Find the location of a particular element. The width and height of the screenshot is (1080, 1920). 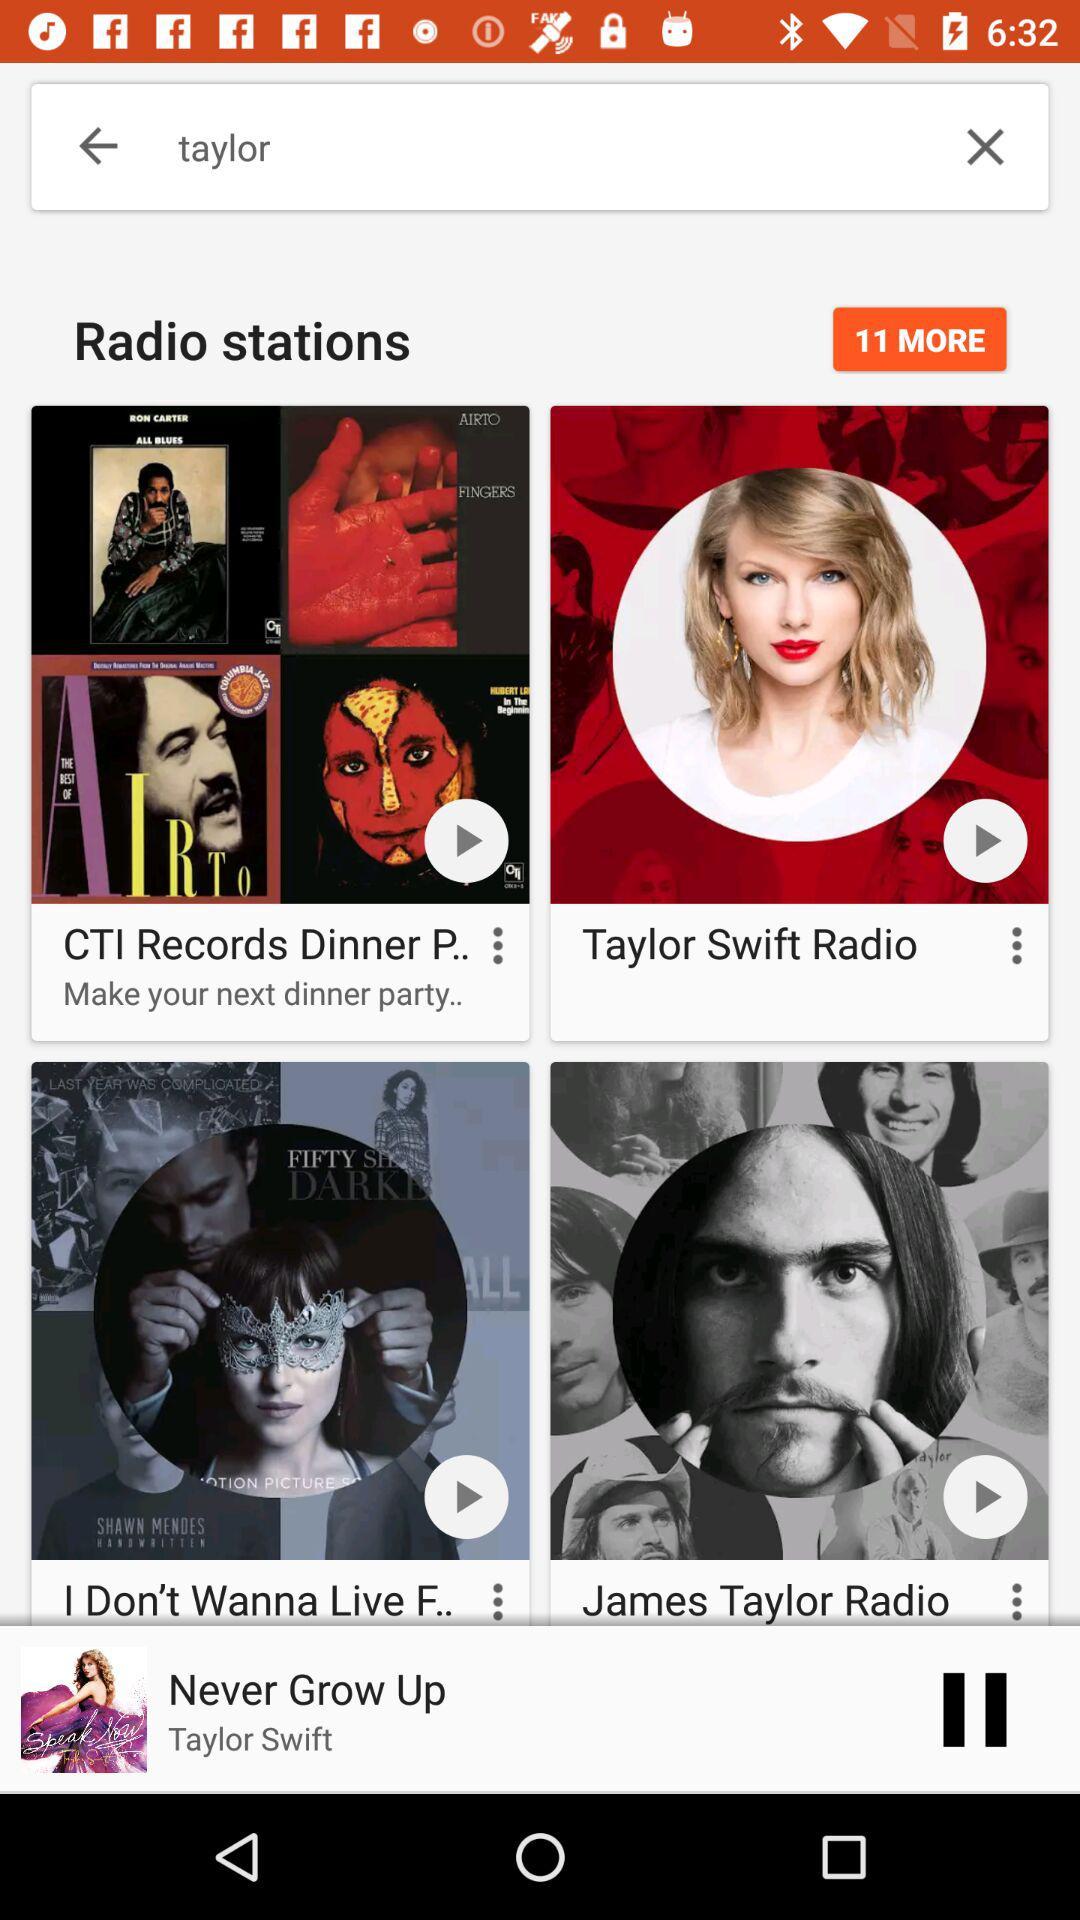

item below the james taylor radio is located at coordinates (974, 1708).